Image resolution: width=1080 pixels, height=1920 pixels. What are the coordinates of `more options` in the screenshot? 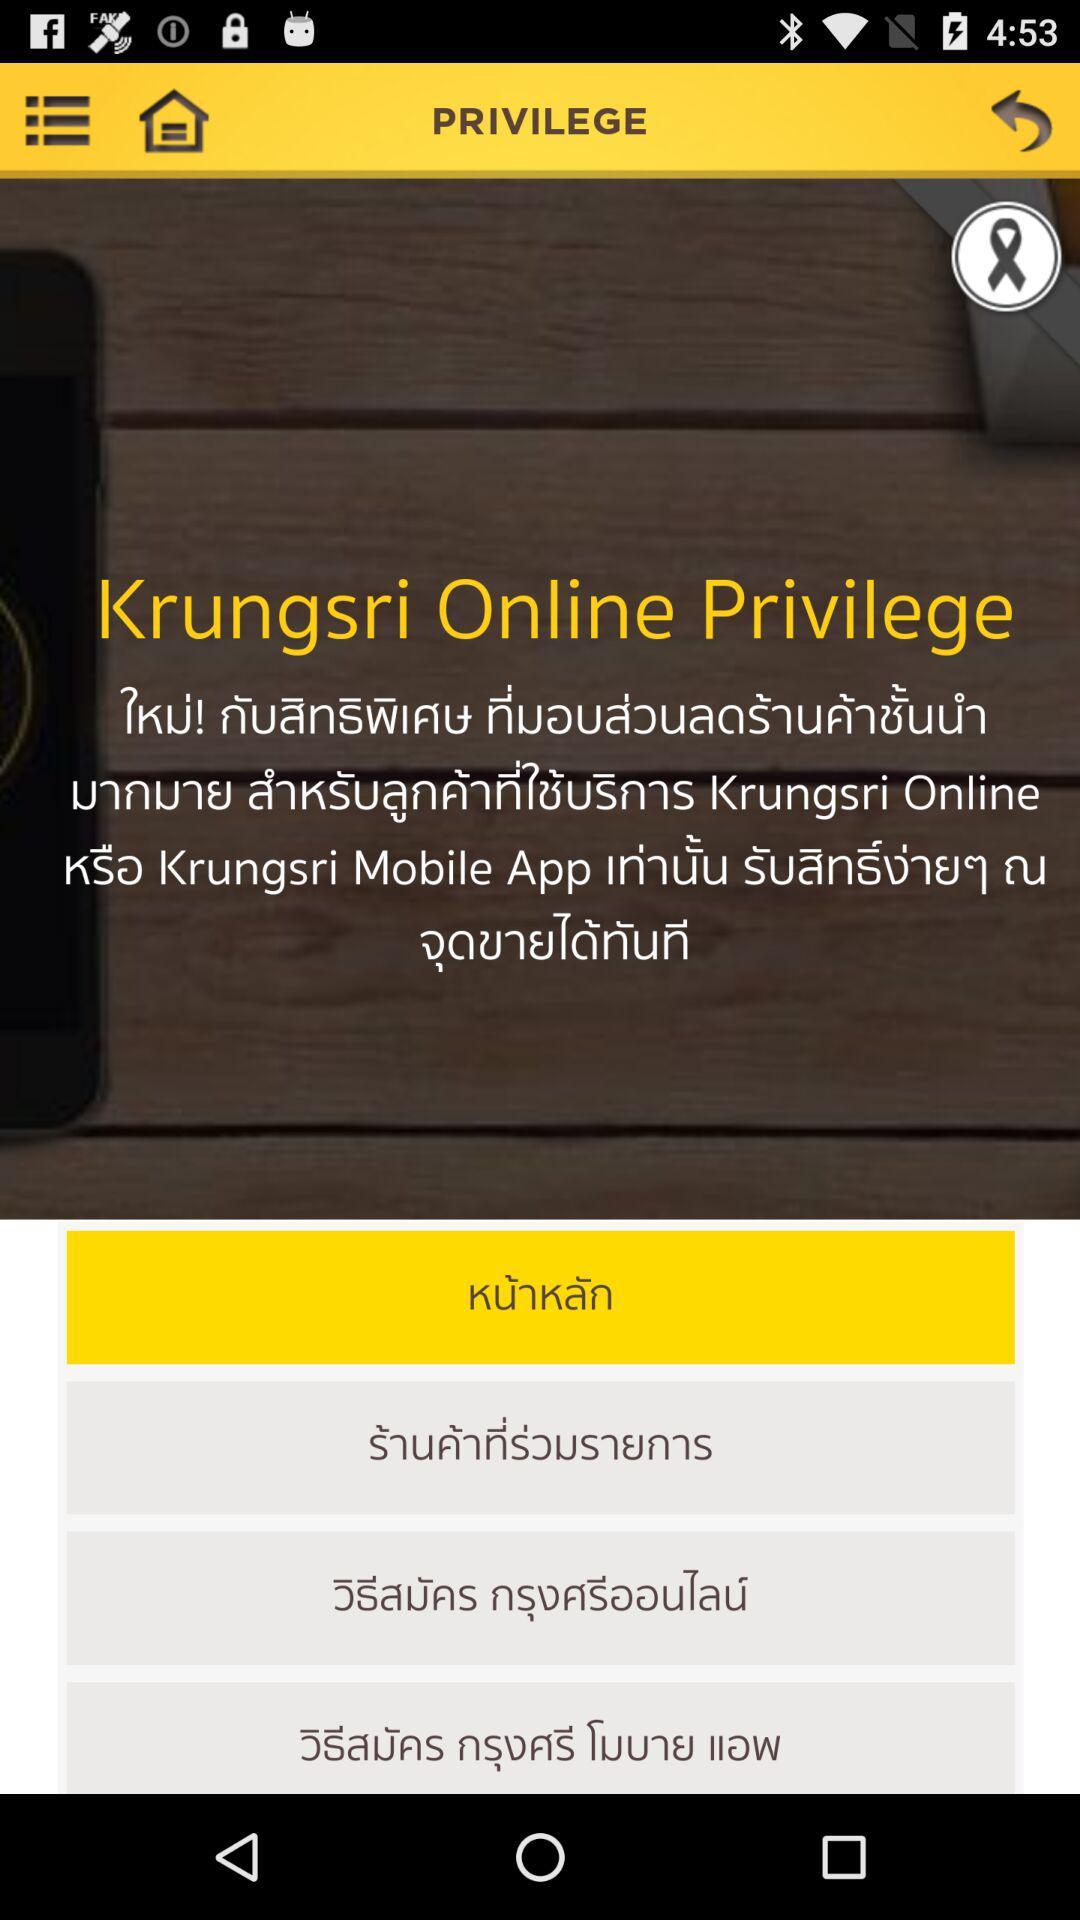 It's located at (56, 119).